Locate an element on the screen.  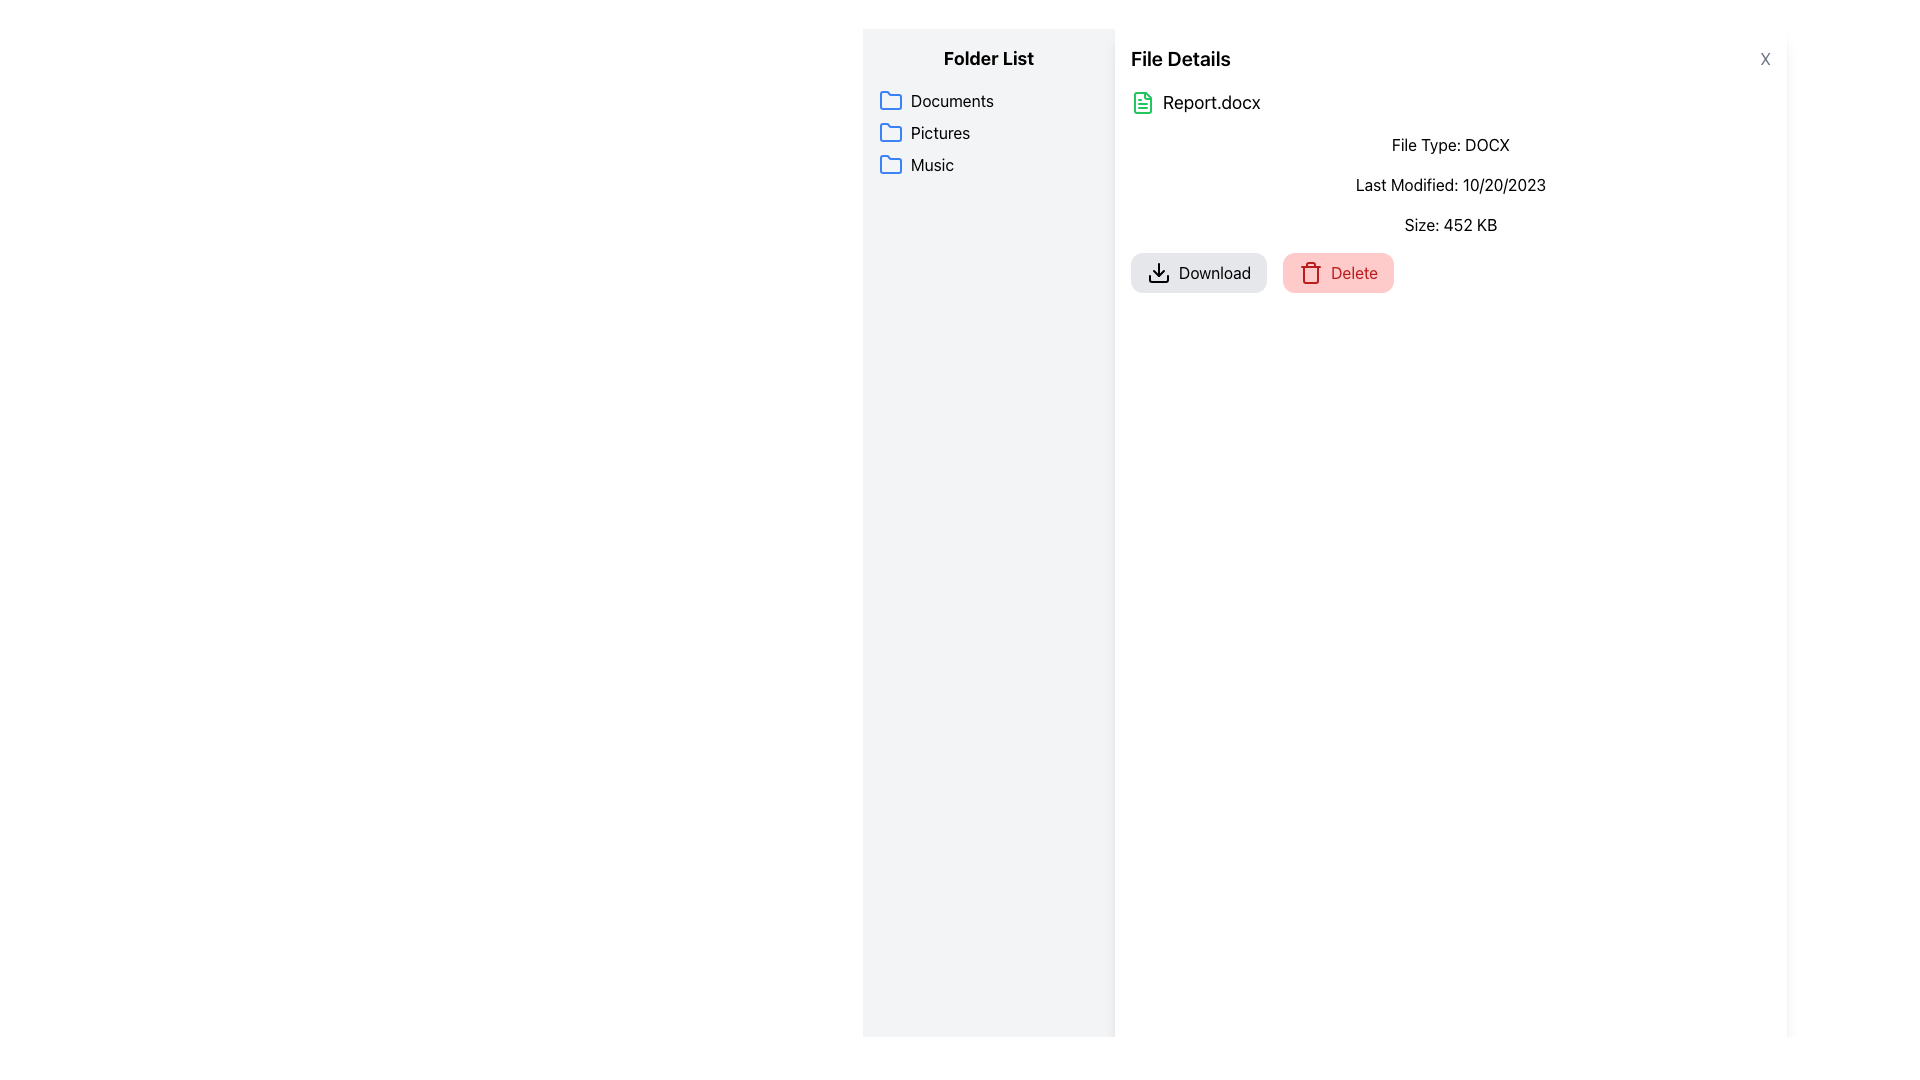
the informational text label that indicates the size of the document or file, located in the 'File Details' section under 'Last Modified' is located at coordinates (1450, 224).